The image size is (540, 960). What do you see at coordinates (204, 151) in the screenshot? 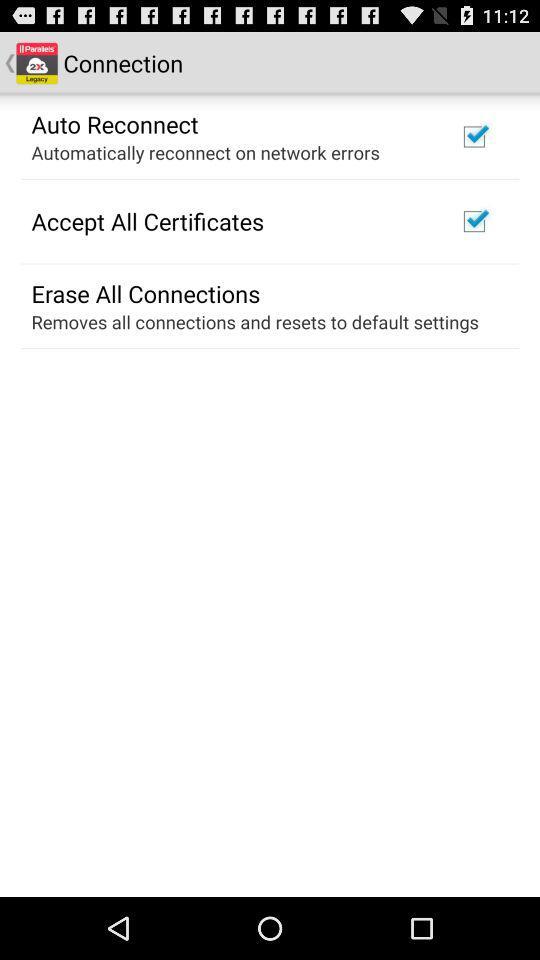
I see `the automatically reconnect on` at bounding box center [204, 151].